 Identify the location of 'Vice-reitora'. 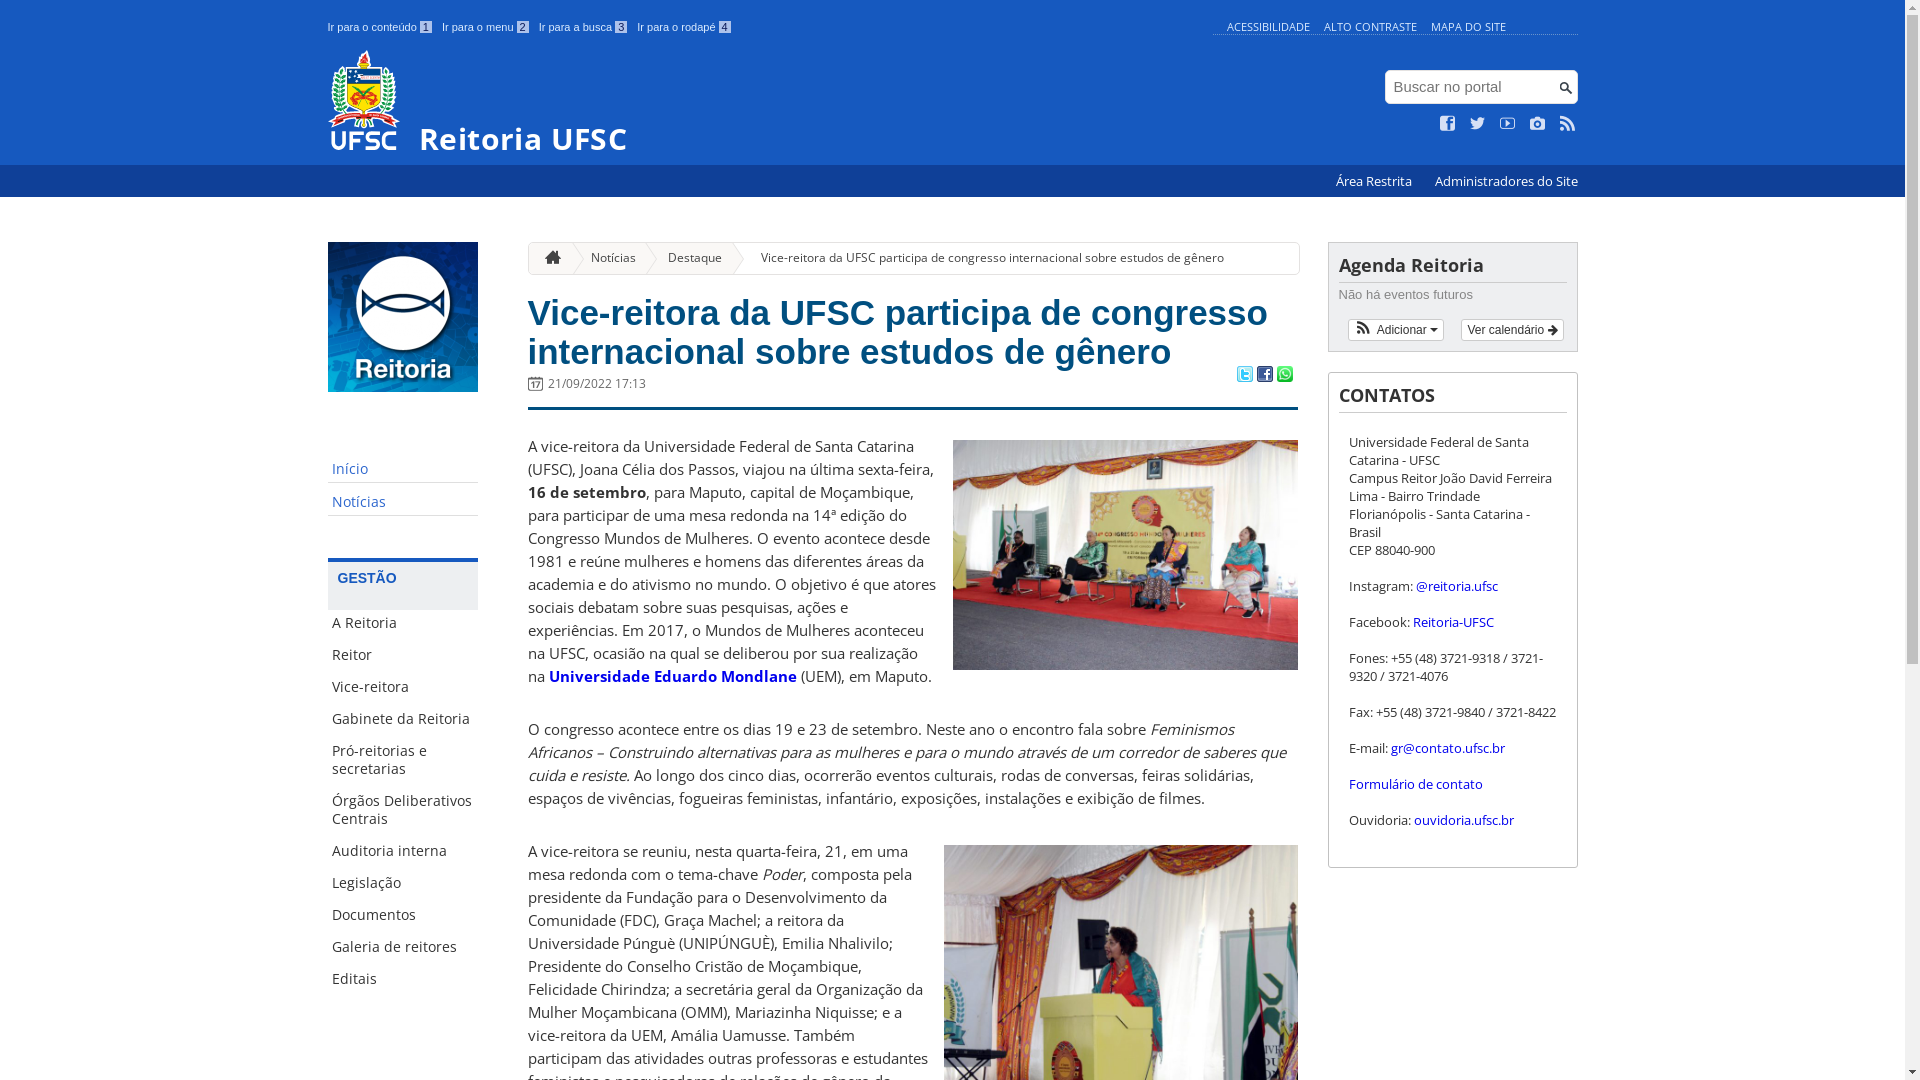
(402, 685).